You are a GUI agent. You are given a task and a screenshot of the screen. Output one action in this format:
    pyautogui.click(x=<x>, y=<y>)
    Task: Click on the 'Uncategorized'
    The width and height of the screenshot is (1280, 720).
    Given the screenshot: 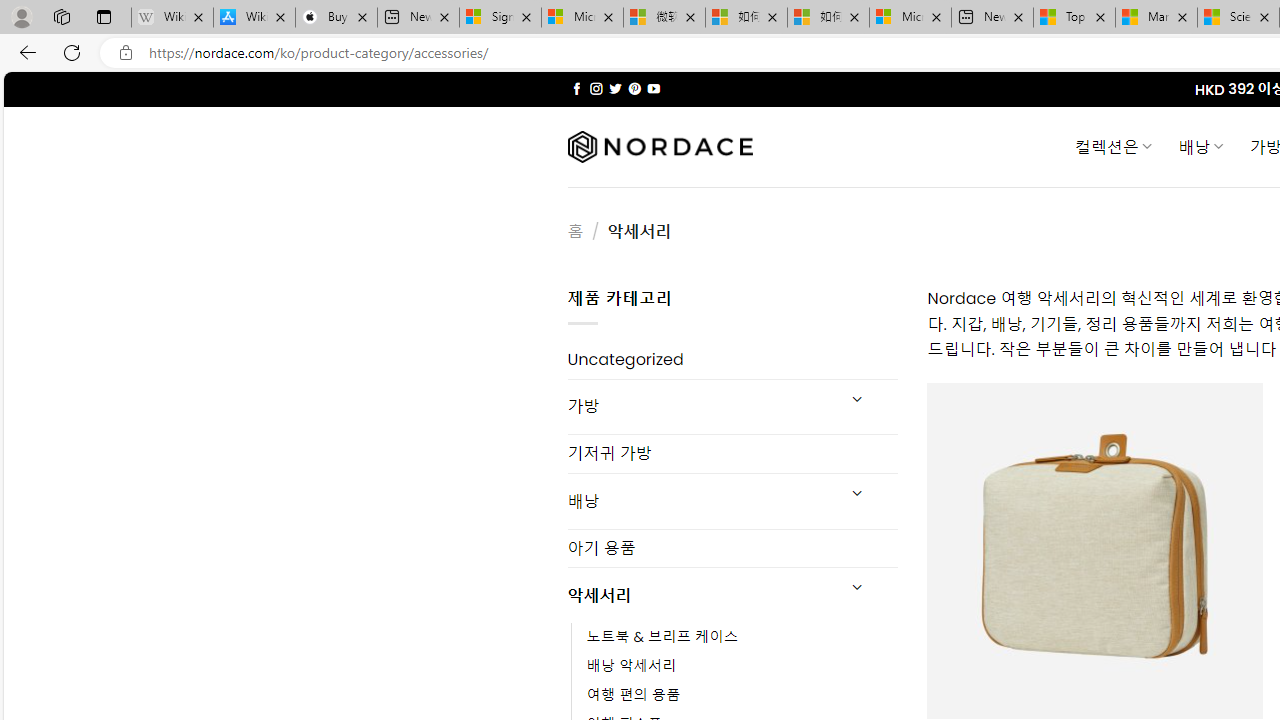 What is the action you would take?
    pyautogui.click(x=731, y=360)
    